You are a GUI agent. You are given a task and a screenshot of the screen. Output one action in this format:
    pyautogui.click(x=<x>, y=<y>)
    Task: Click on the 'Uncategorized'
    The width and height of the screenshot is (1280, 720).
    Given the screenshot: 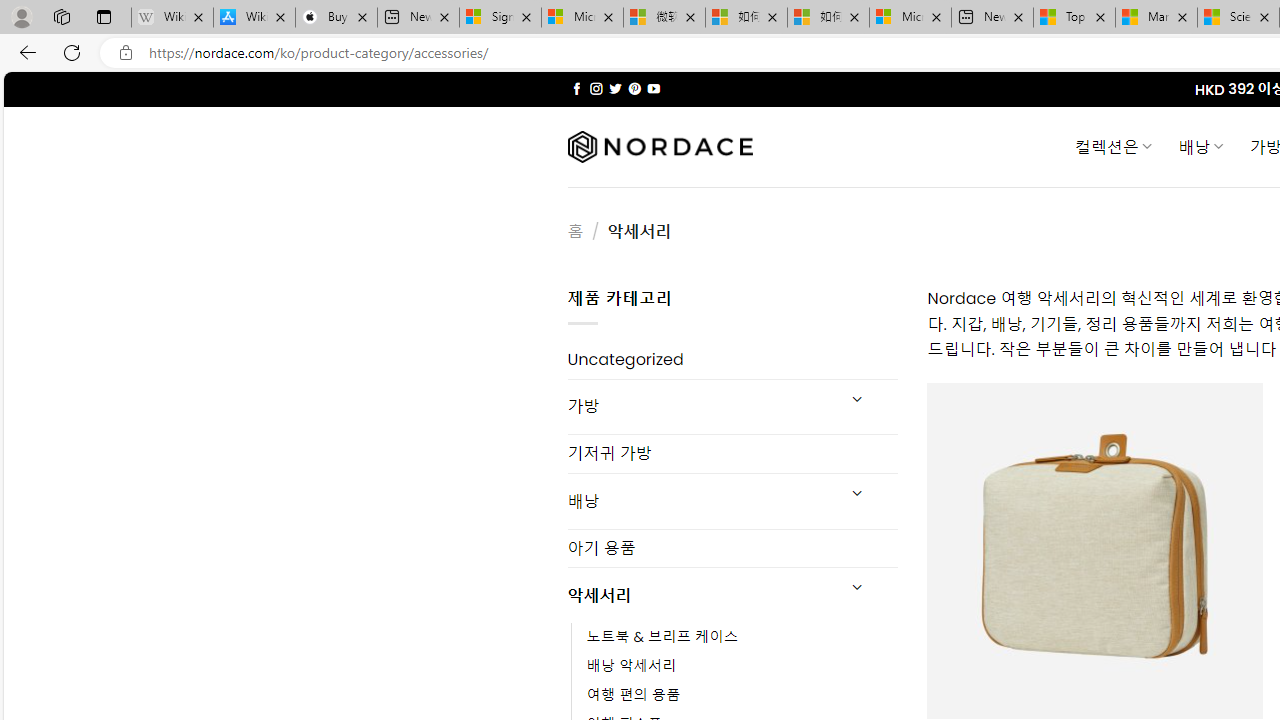 What is the action you would take?
    pyautogui.click(x=731, y=360)
    